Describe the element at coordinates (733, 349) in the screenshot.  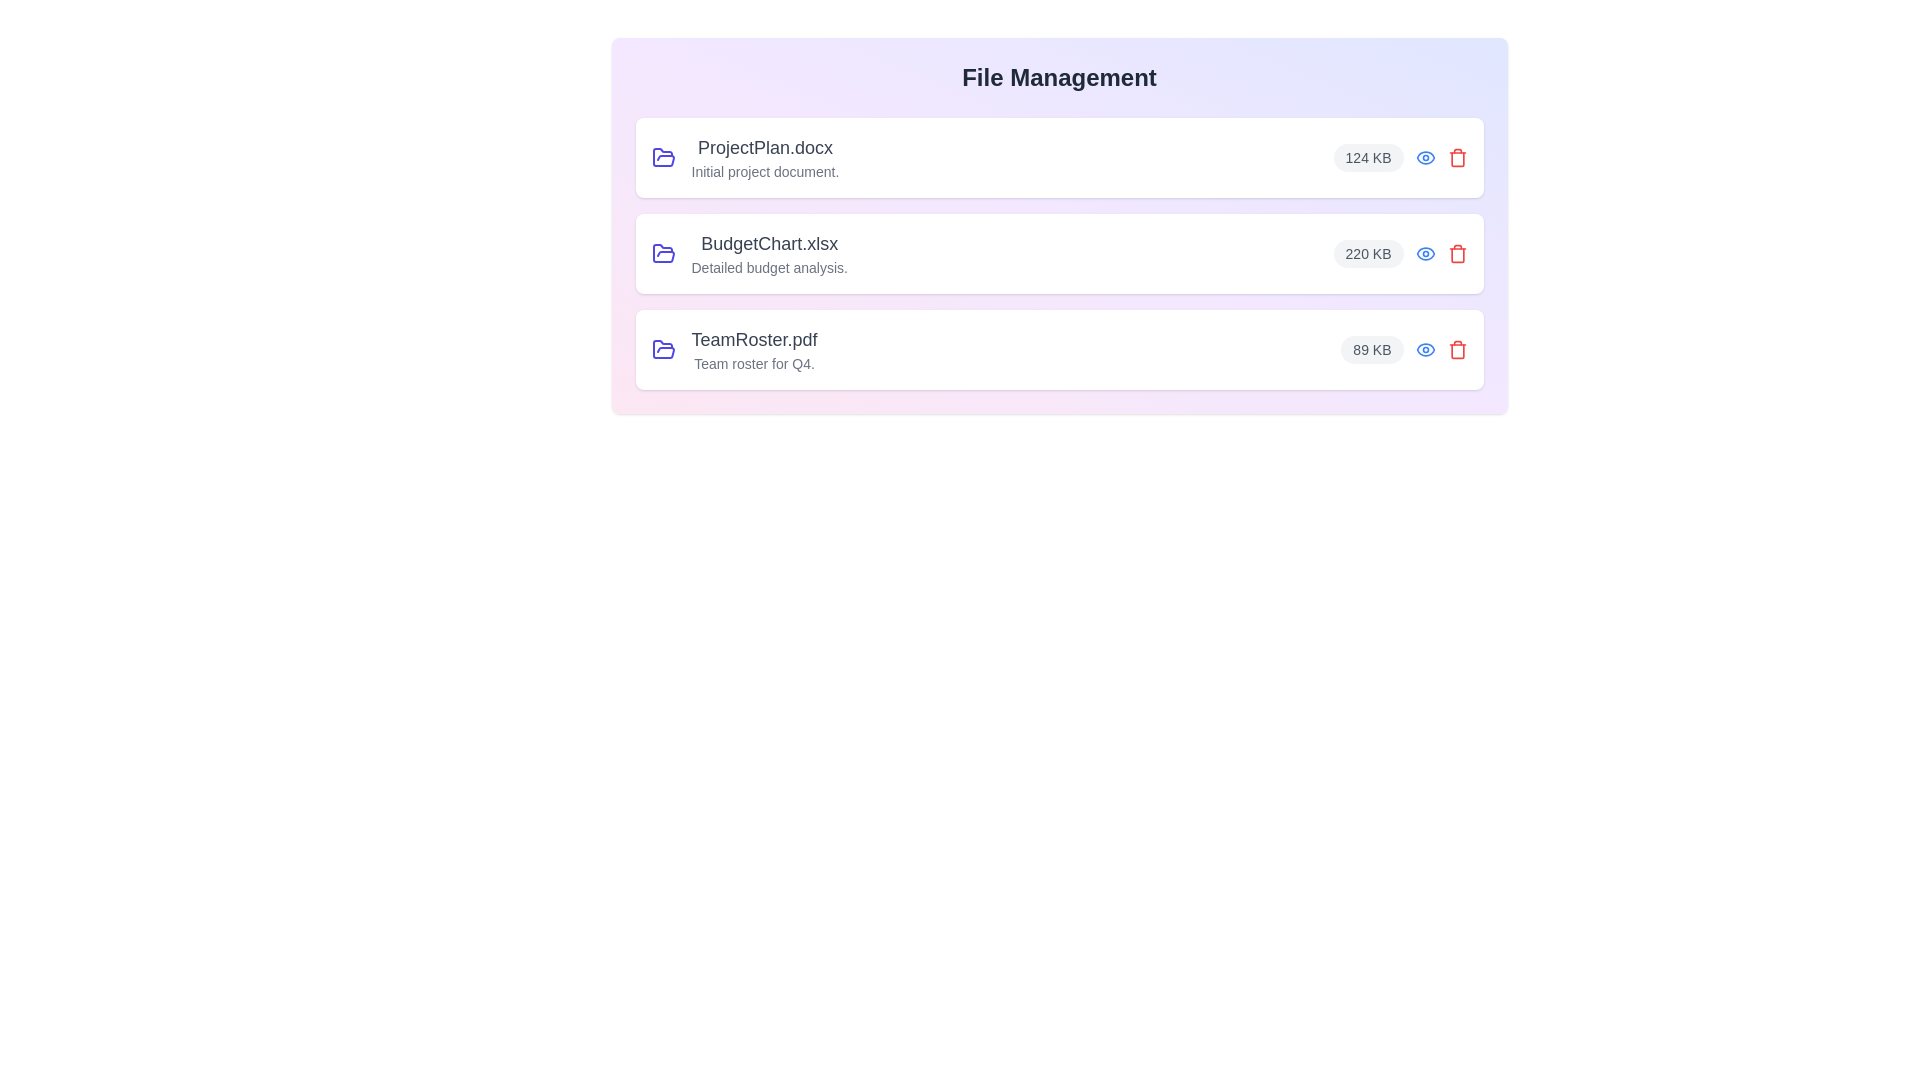
I see `the file name and size for the file TeamRoster.pdf` at that location.